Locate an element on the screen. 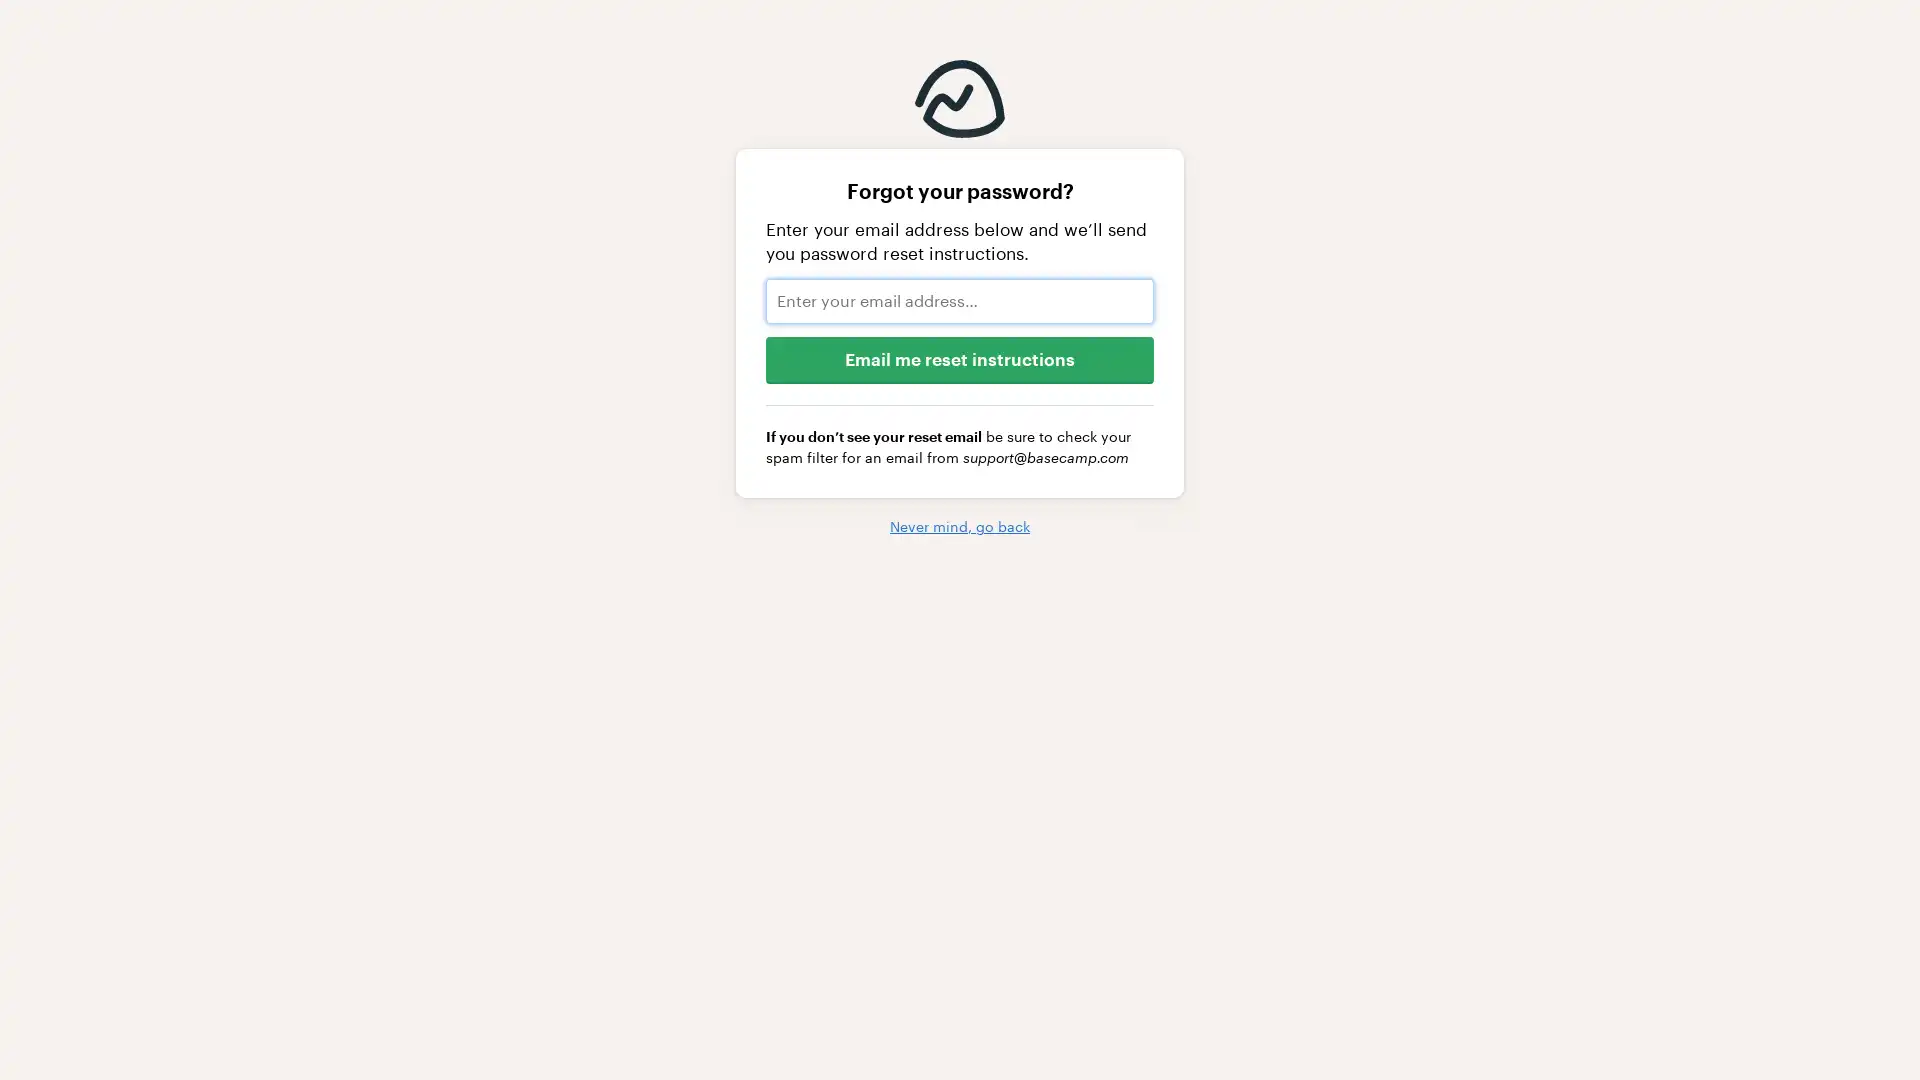 The image size is (1920, 1080). Email me reset instructions is located at coordinates (960, 358).